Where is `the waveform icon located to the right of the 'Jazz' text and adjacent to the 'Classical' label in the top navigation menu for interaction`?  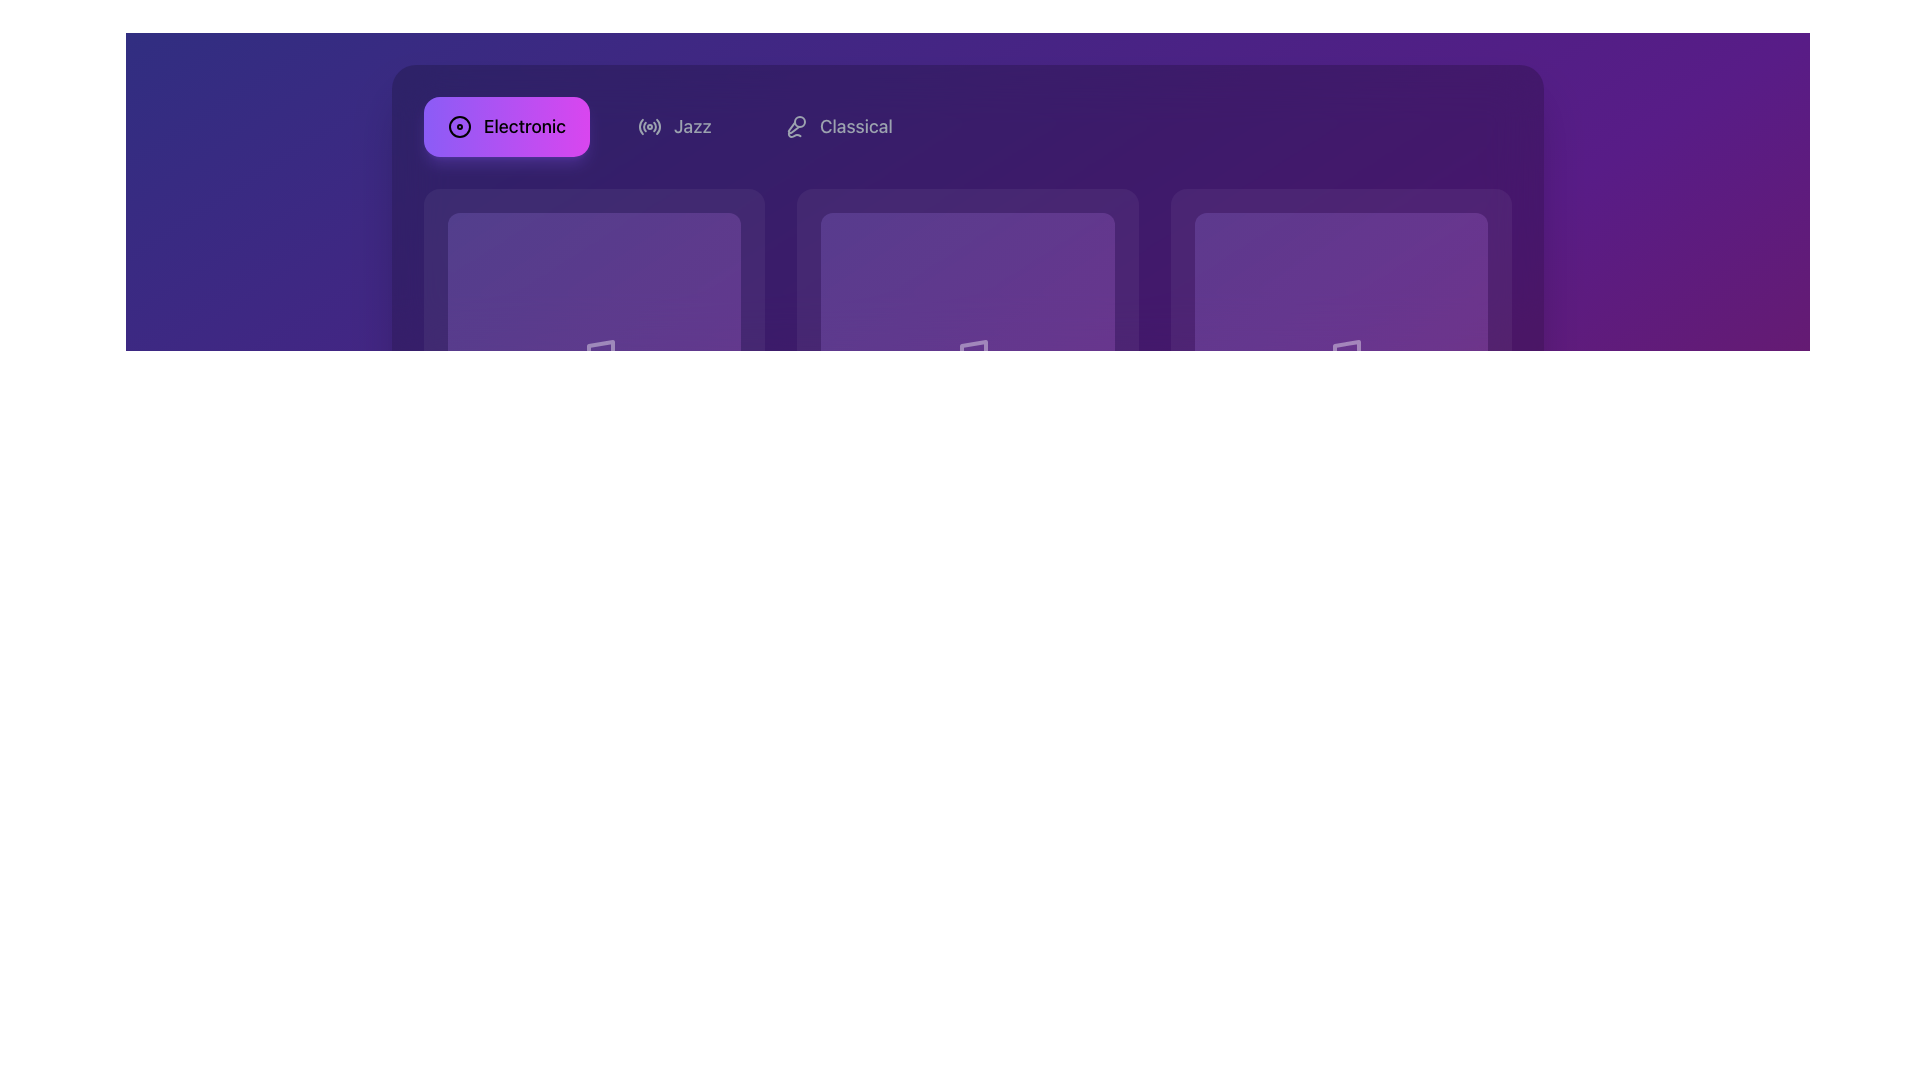
the waveform icon located to the right of the 'Jazz' text and adjacent to the 'Classical' label in the top navigation menu for interaction is located at coordinates (792, 127).